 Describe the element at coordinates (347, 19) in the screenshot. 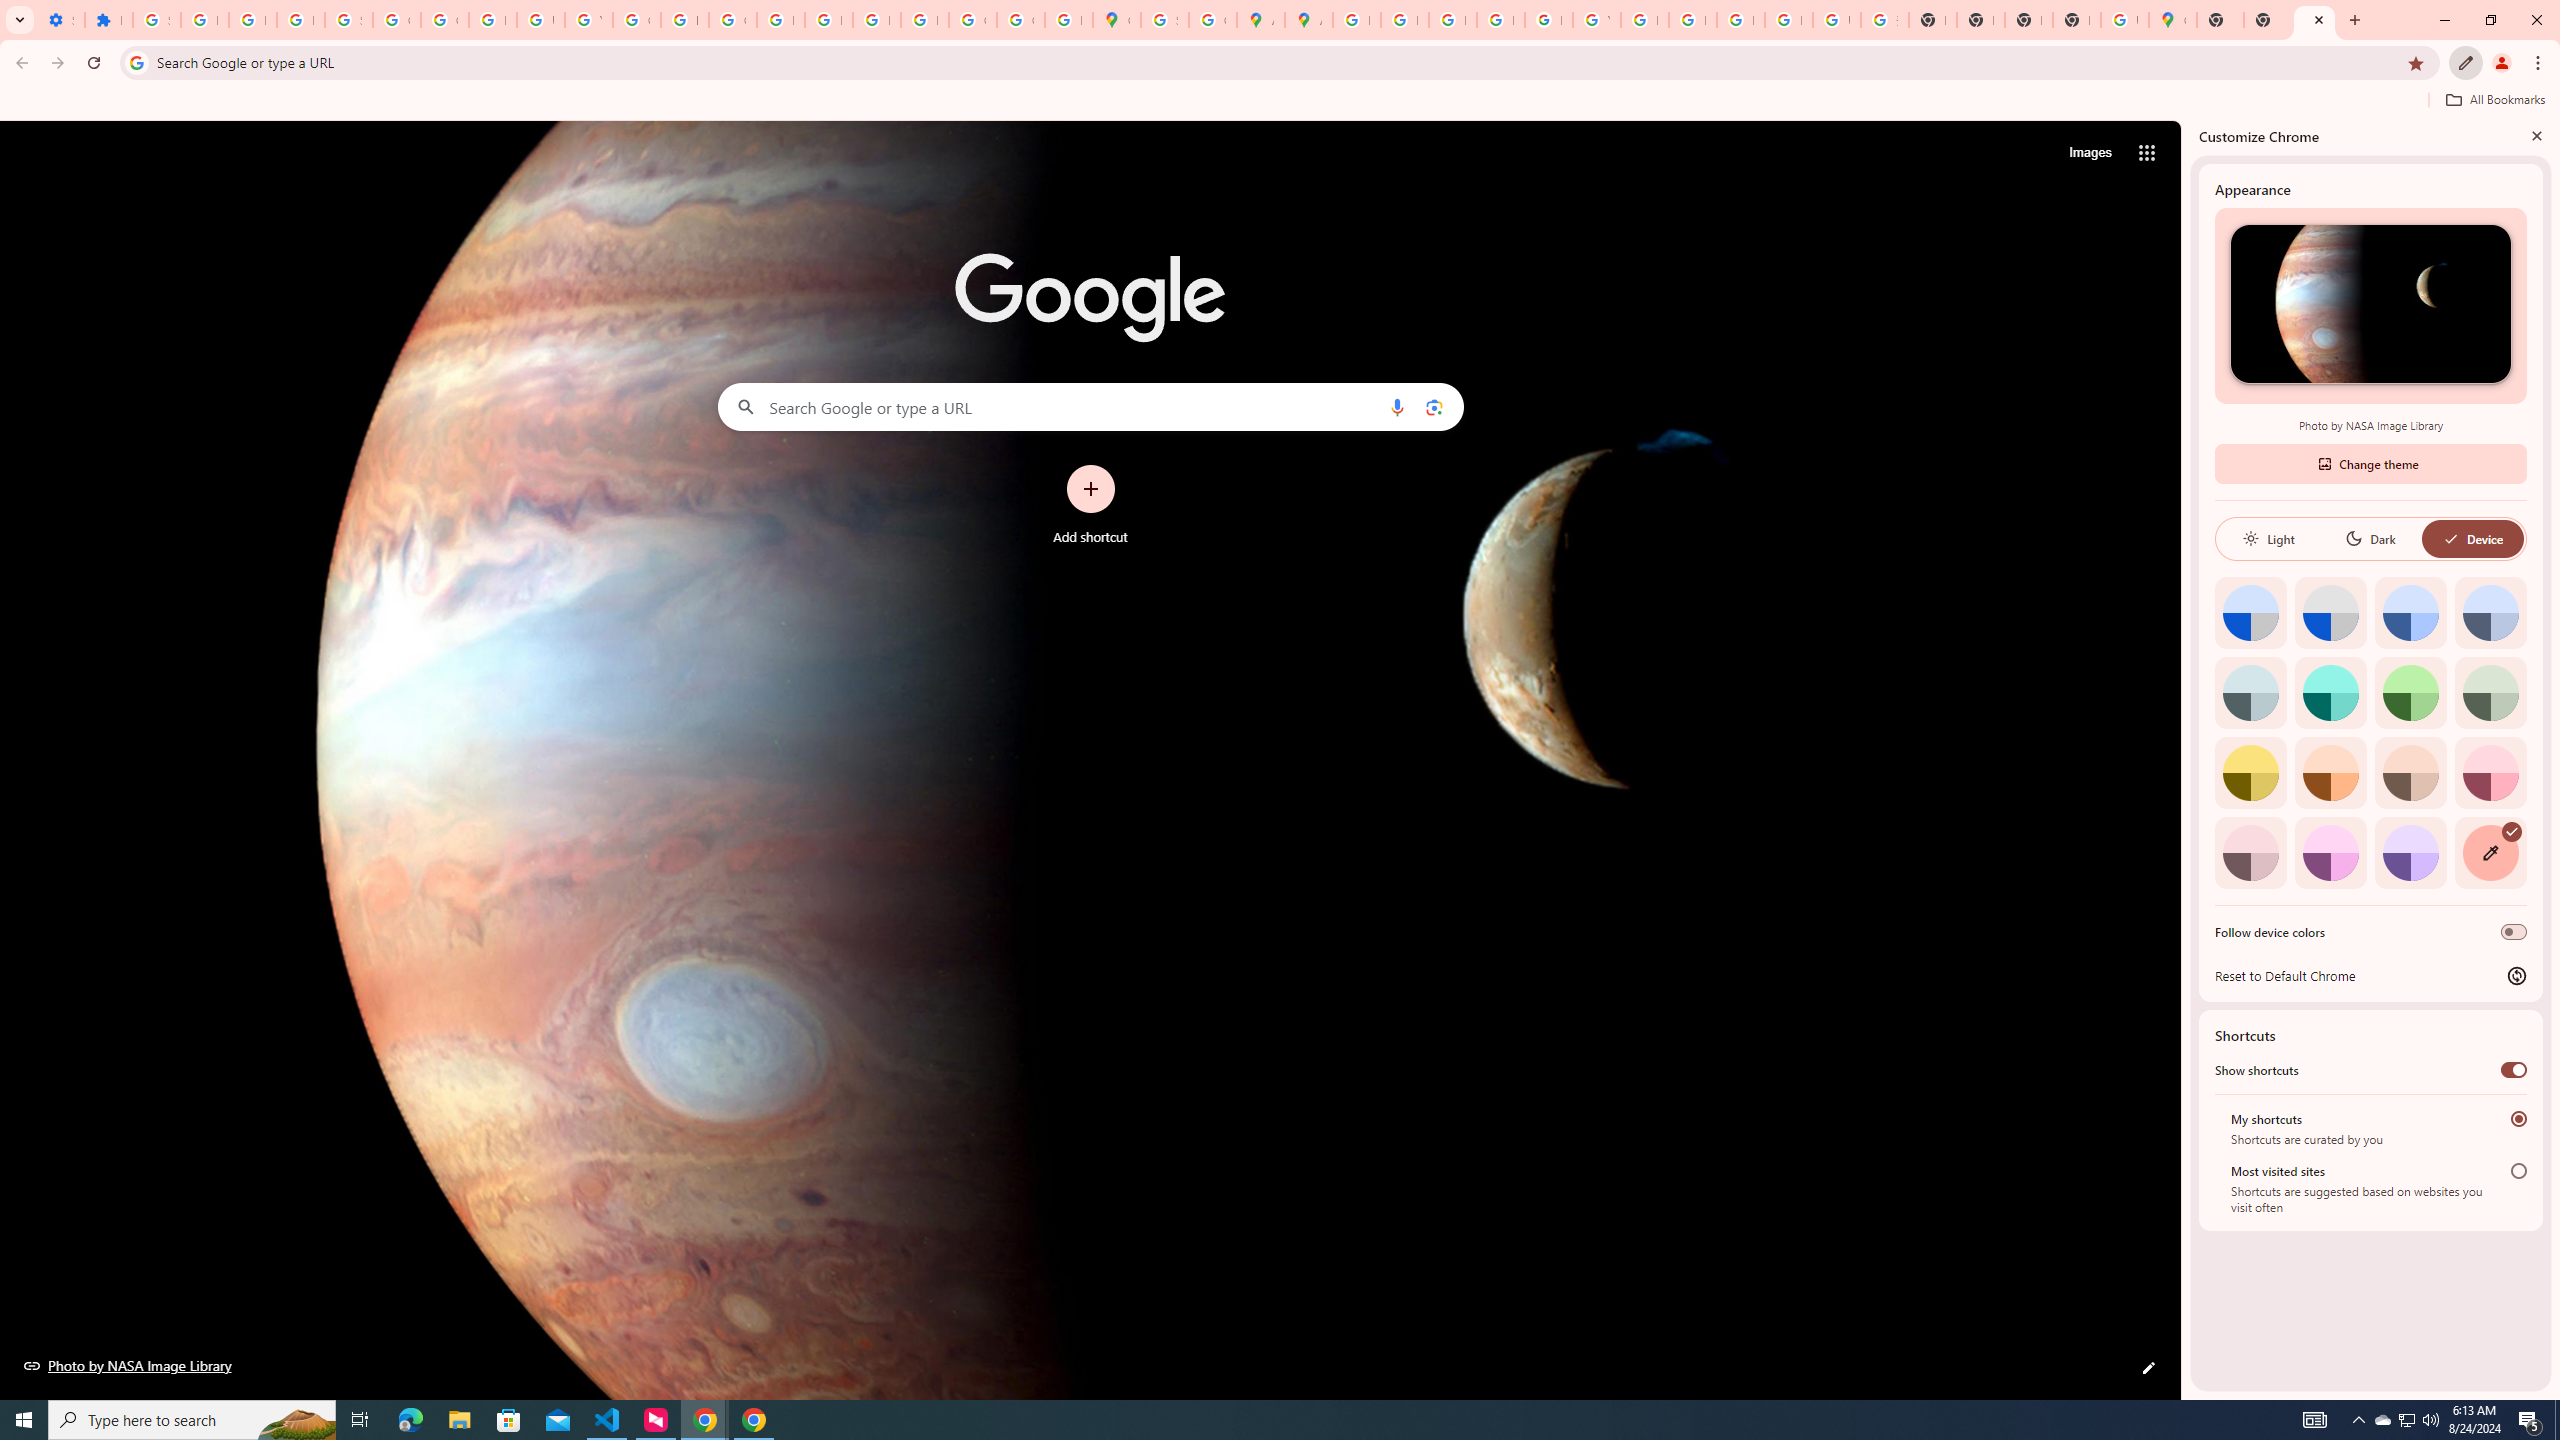

I see `'Sign in - Google Accounts'` at that location.